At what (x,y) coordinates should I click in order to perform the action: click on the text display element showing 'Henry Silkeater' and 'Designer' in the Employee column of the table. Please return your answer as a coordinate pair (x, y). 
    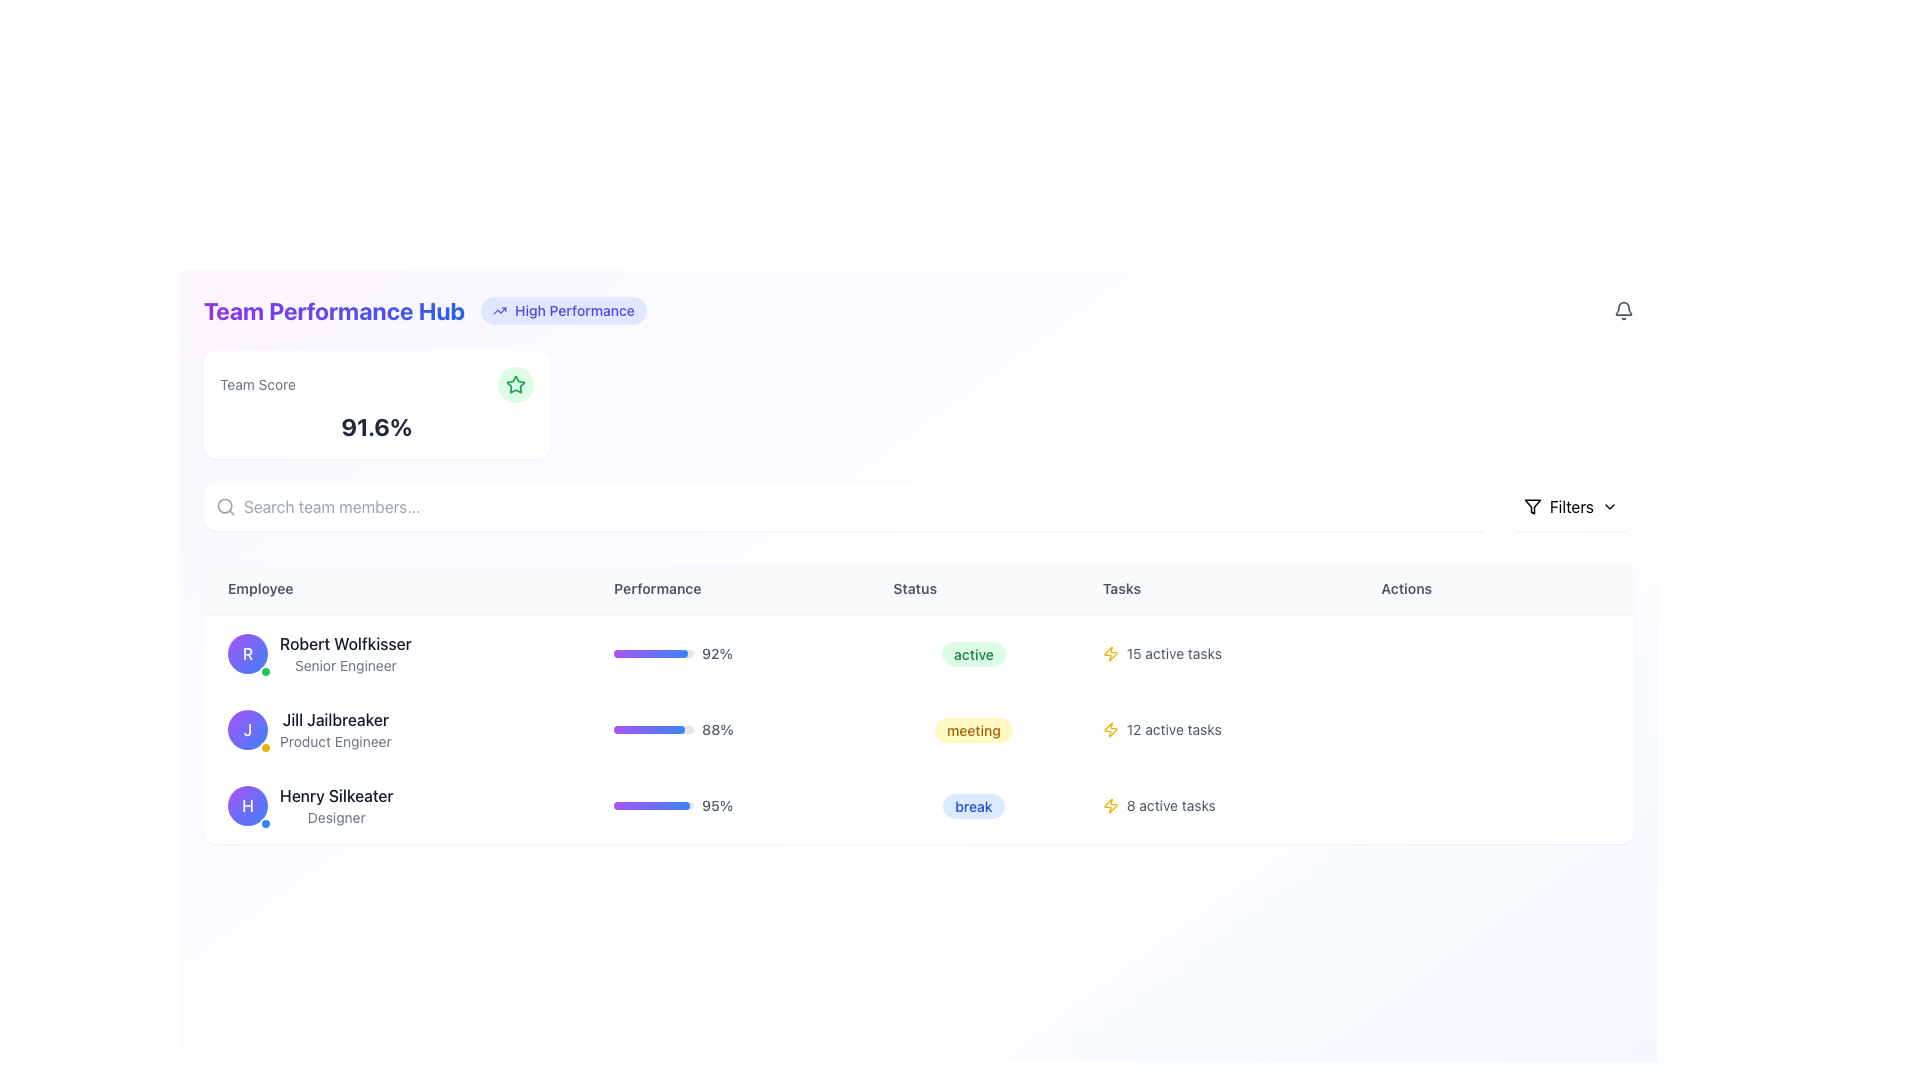
    Looking at the image, I should click on (336, 805).